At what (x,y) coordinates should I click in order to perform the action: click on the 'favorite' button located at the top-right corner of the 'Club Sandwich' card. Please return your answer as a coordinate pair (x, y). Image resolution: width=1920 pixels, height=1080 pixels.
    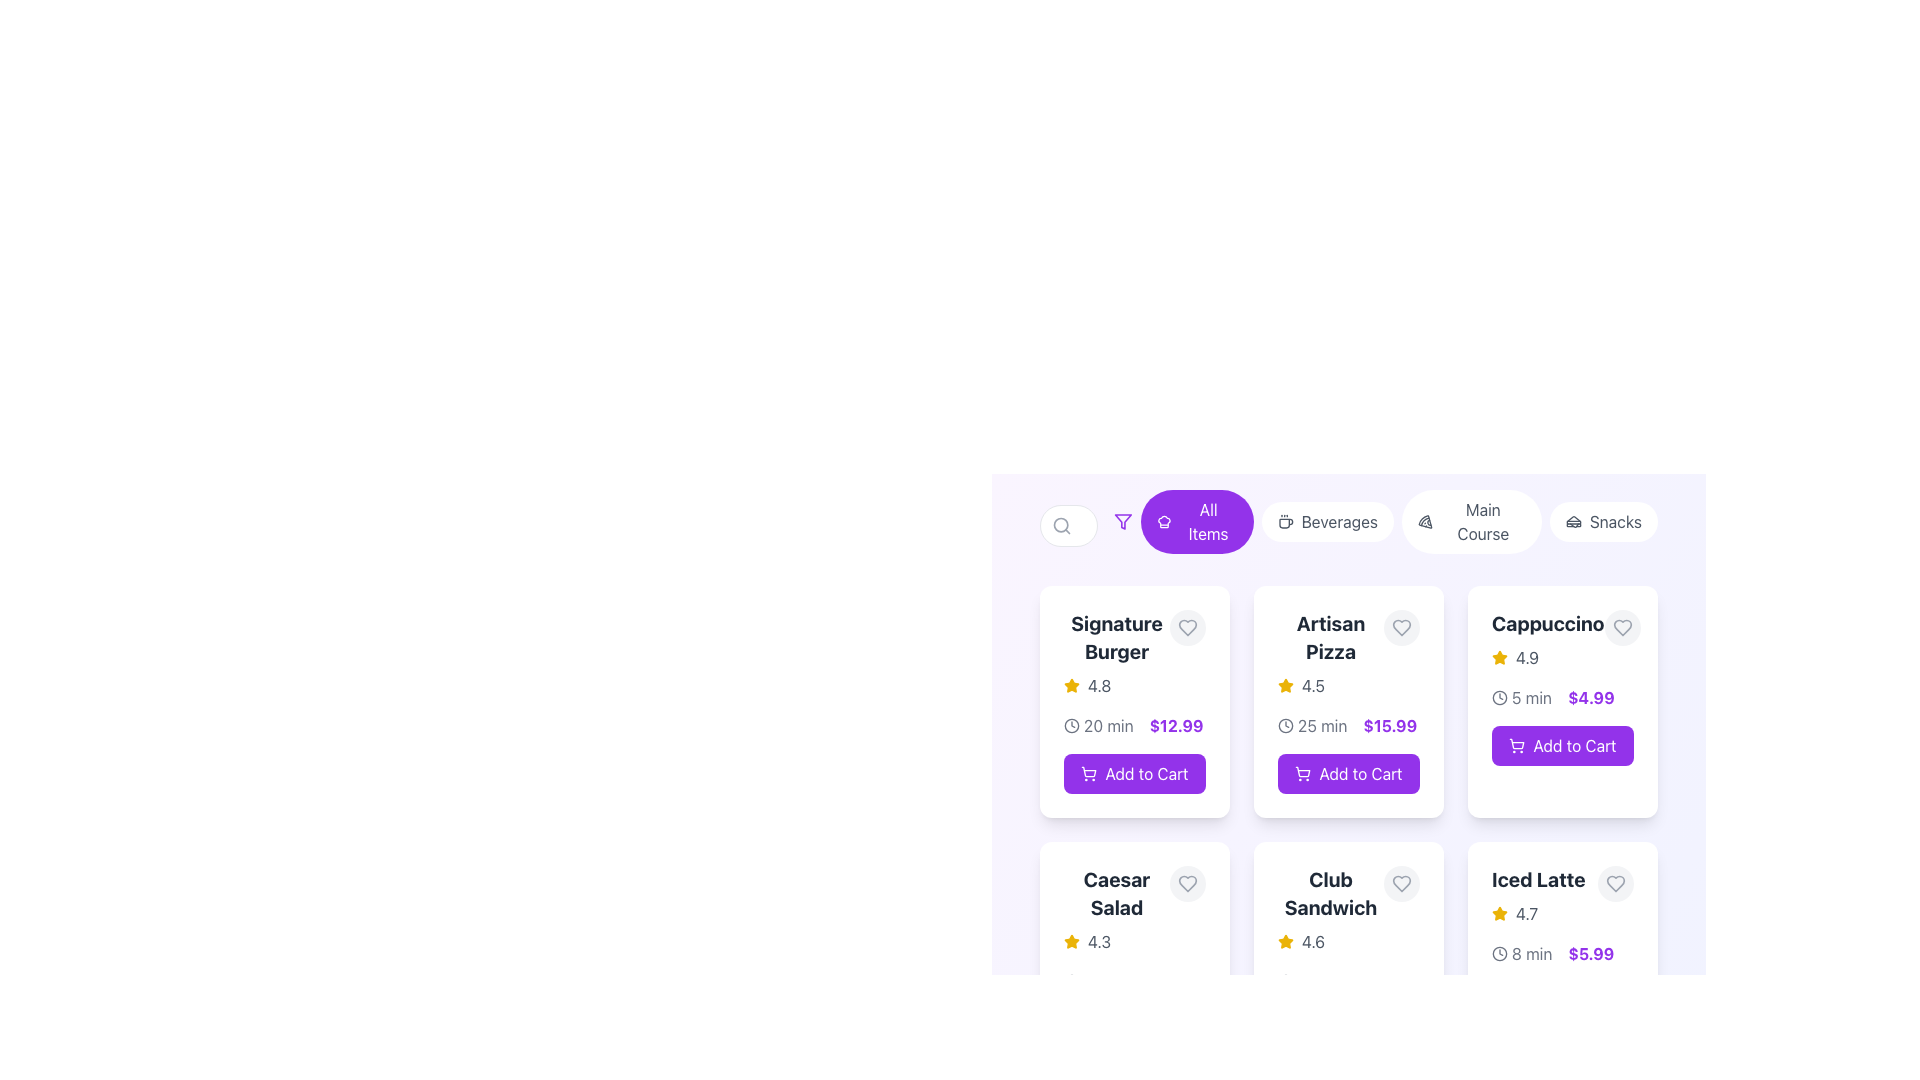
    Looking at the image, I should click on (1400, 882).